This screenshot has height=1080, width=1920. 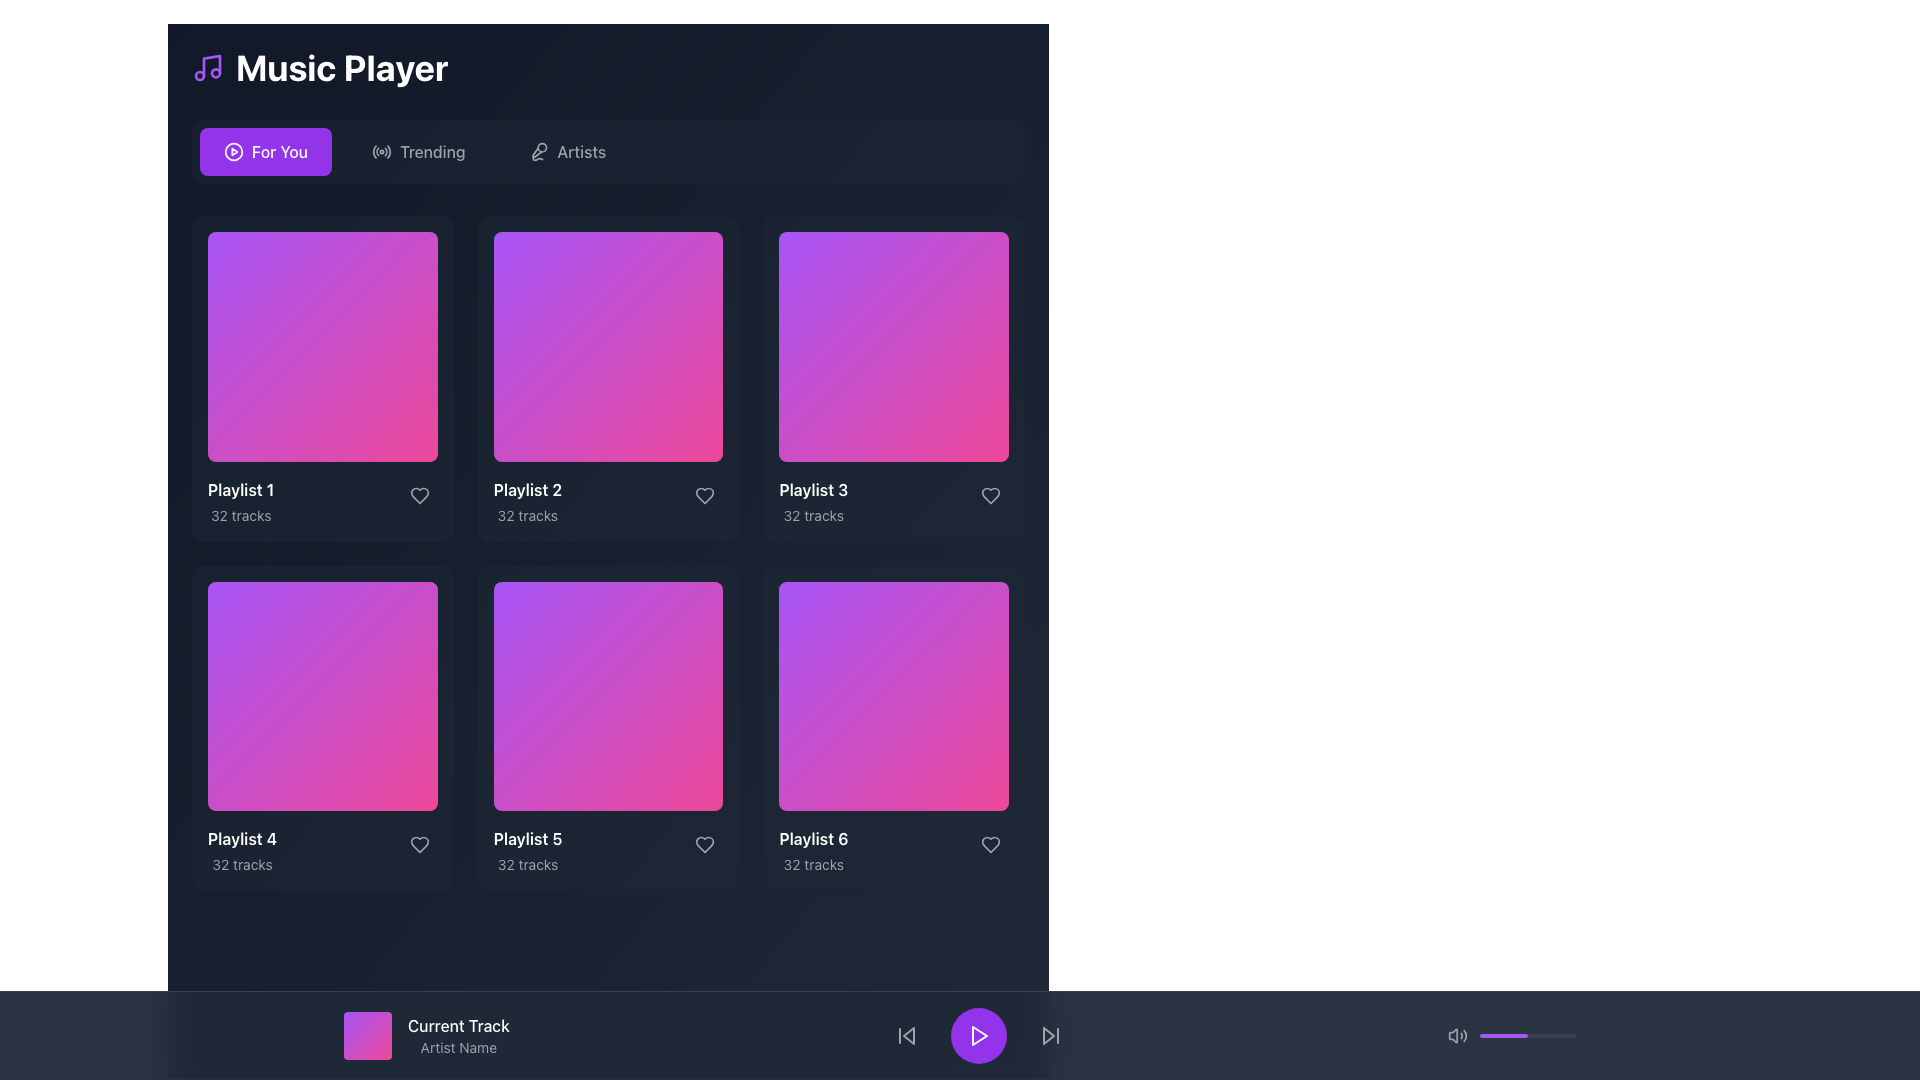 What do you see at coordinates (892, 728) in the screenshot?
I see `the 'Playlist 6' card located in the bottom-right of the grid layout` at bounding box center [892, 728].